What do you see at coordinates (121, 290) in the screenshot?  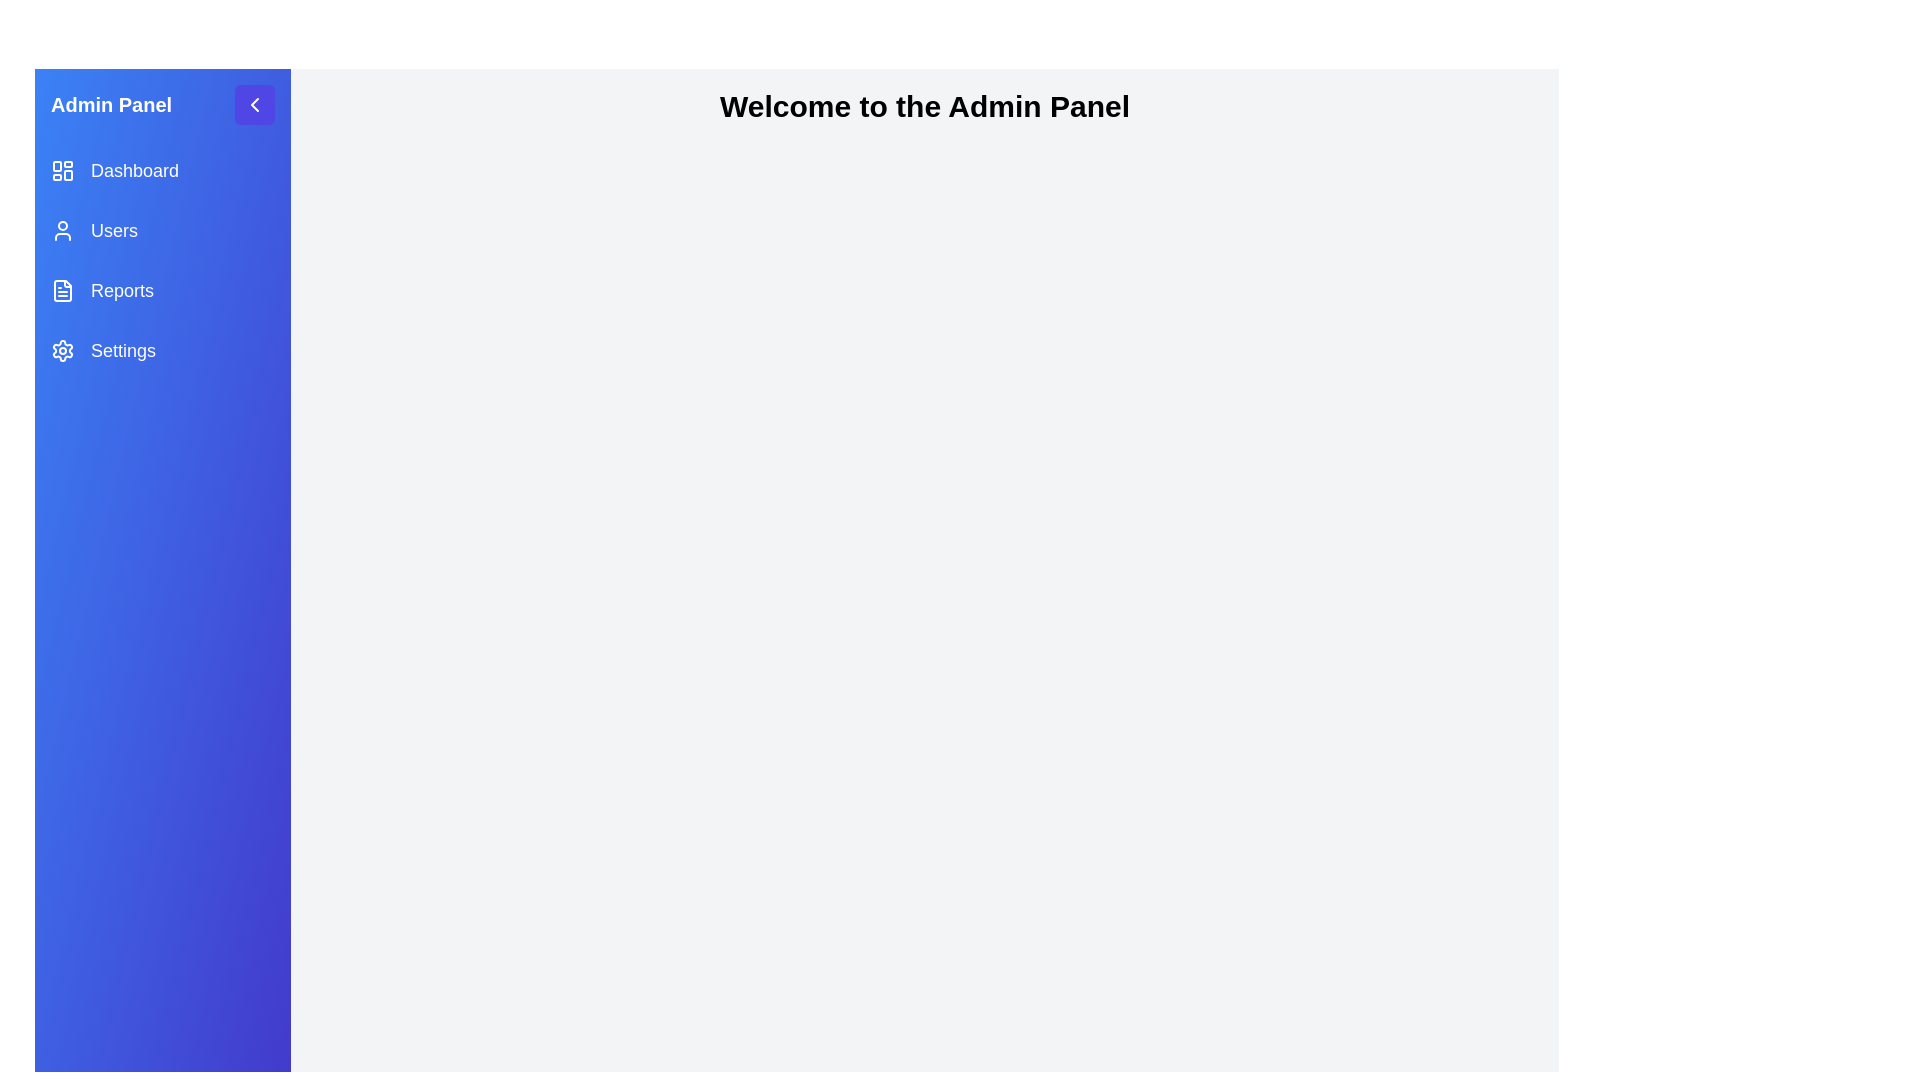 I see `the 'Reports' label, which is styled in bold, white sans-serif font and located on the blue vertical navigation bar, positioned to the right of a document icon` at bounding box center [121, 290].